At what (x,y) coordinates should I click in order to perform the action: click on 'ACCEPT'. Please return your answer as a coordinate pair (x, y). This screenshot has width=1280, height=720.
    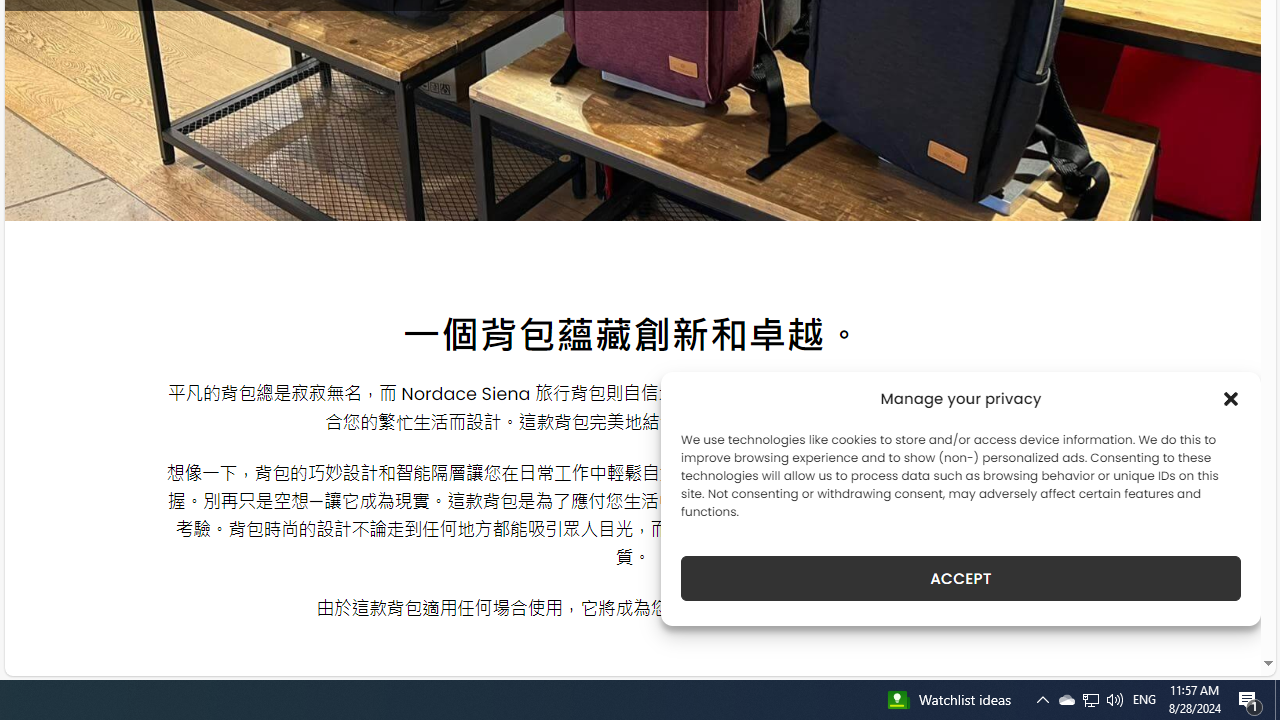
    Looking at the image, I should click on (961, 578).